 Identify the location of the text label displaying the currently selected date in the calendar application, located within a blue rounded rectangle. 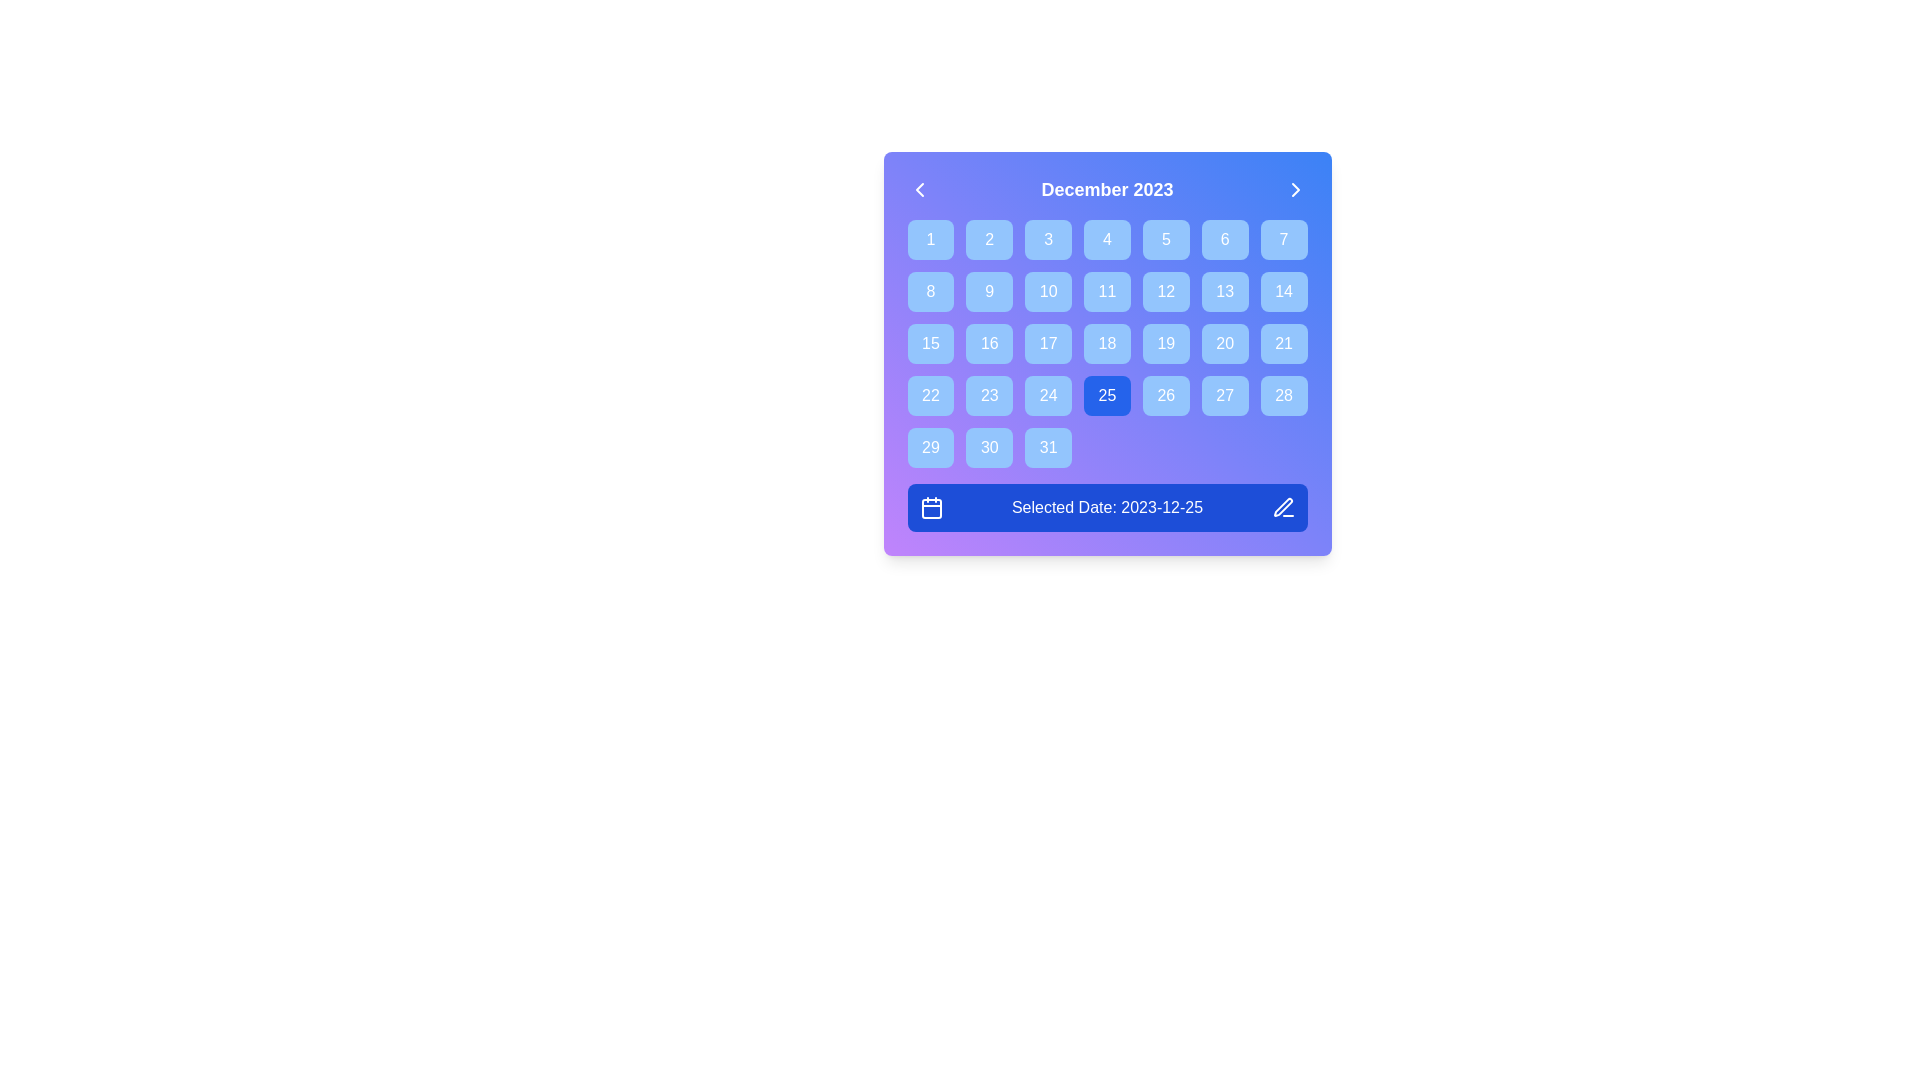
(1106, 507).